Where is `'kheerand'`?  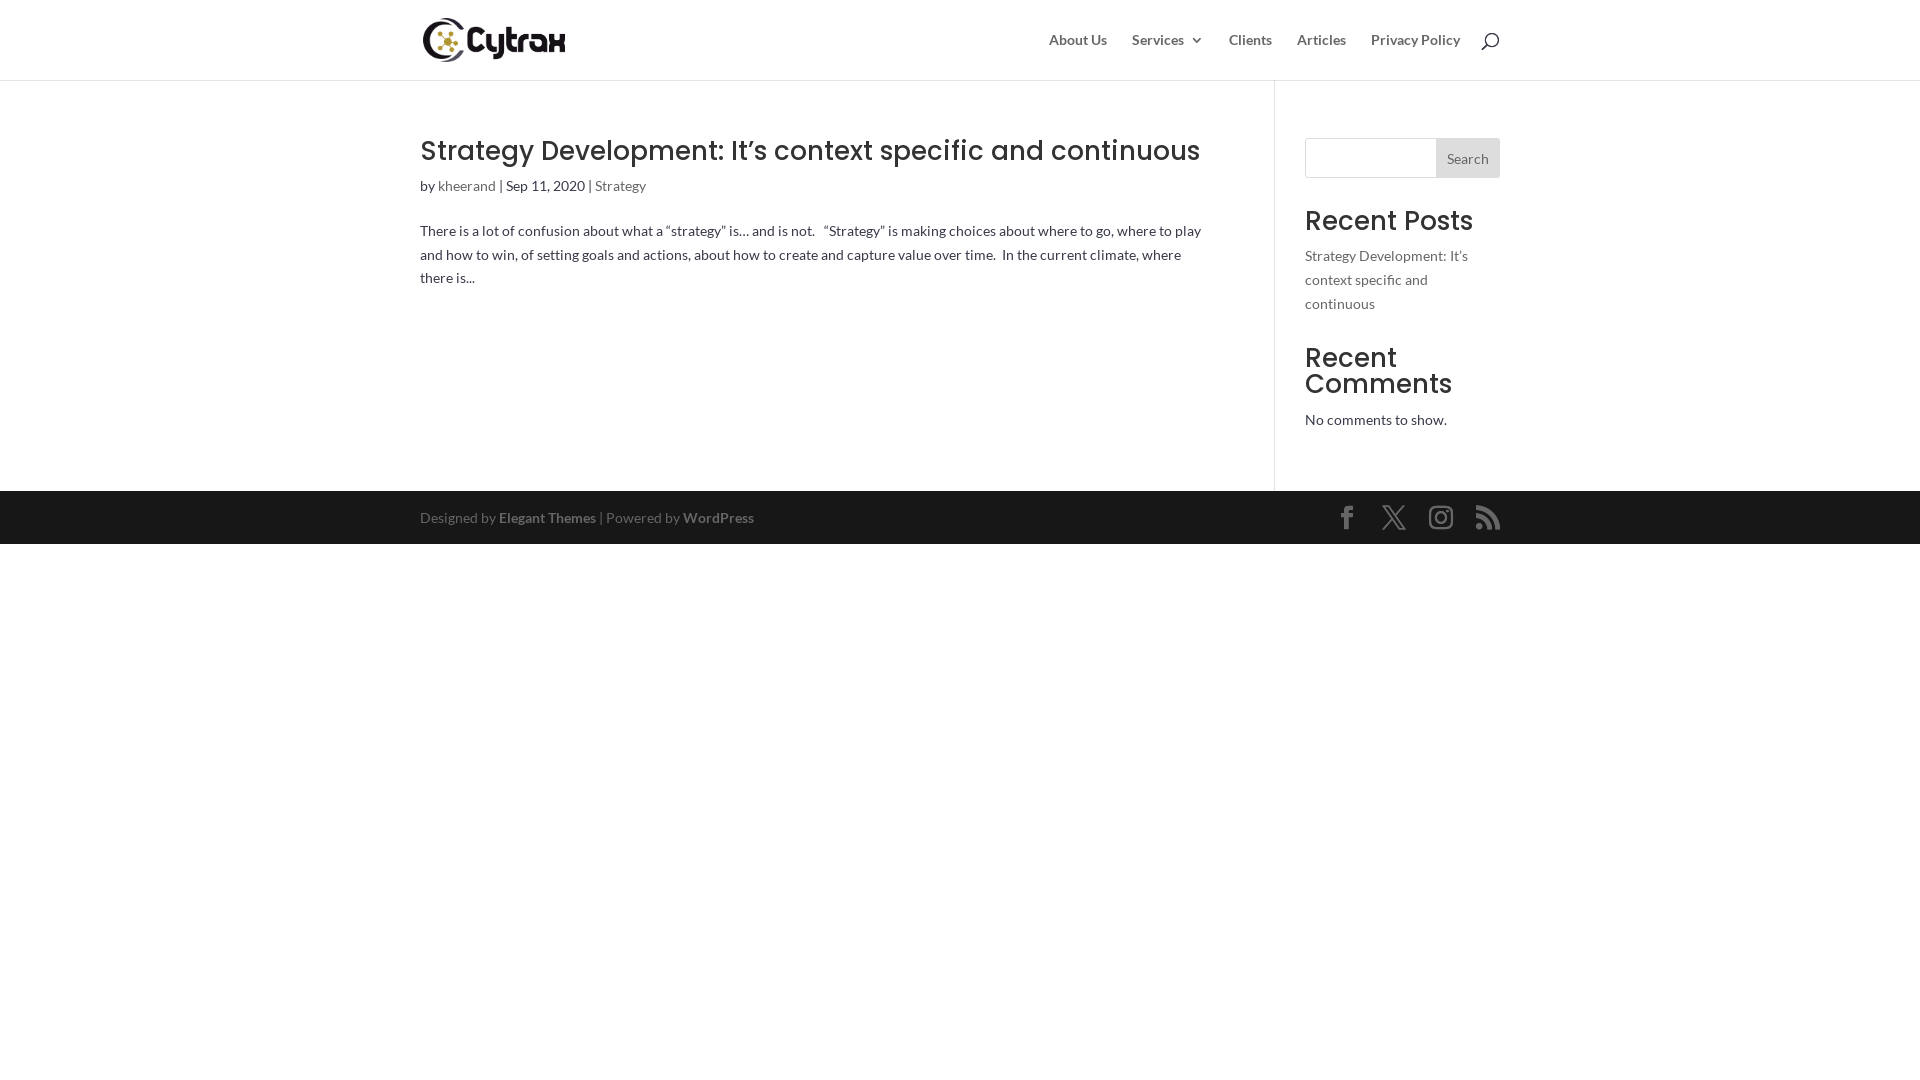
'kheerand' is located at coordinates (436, 185).